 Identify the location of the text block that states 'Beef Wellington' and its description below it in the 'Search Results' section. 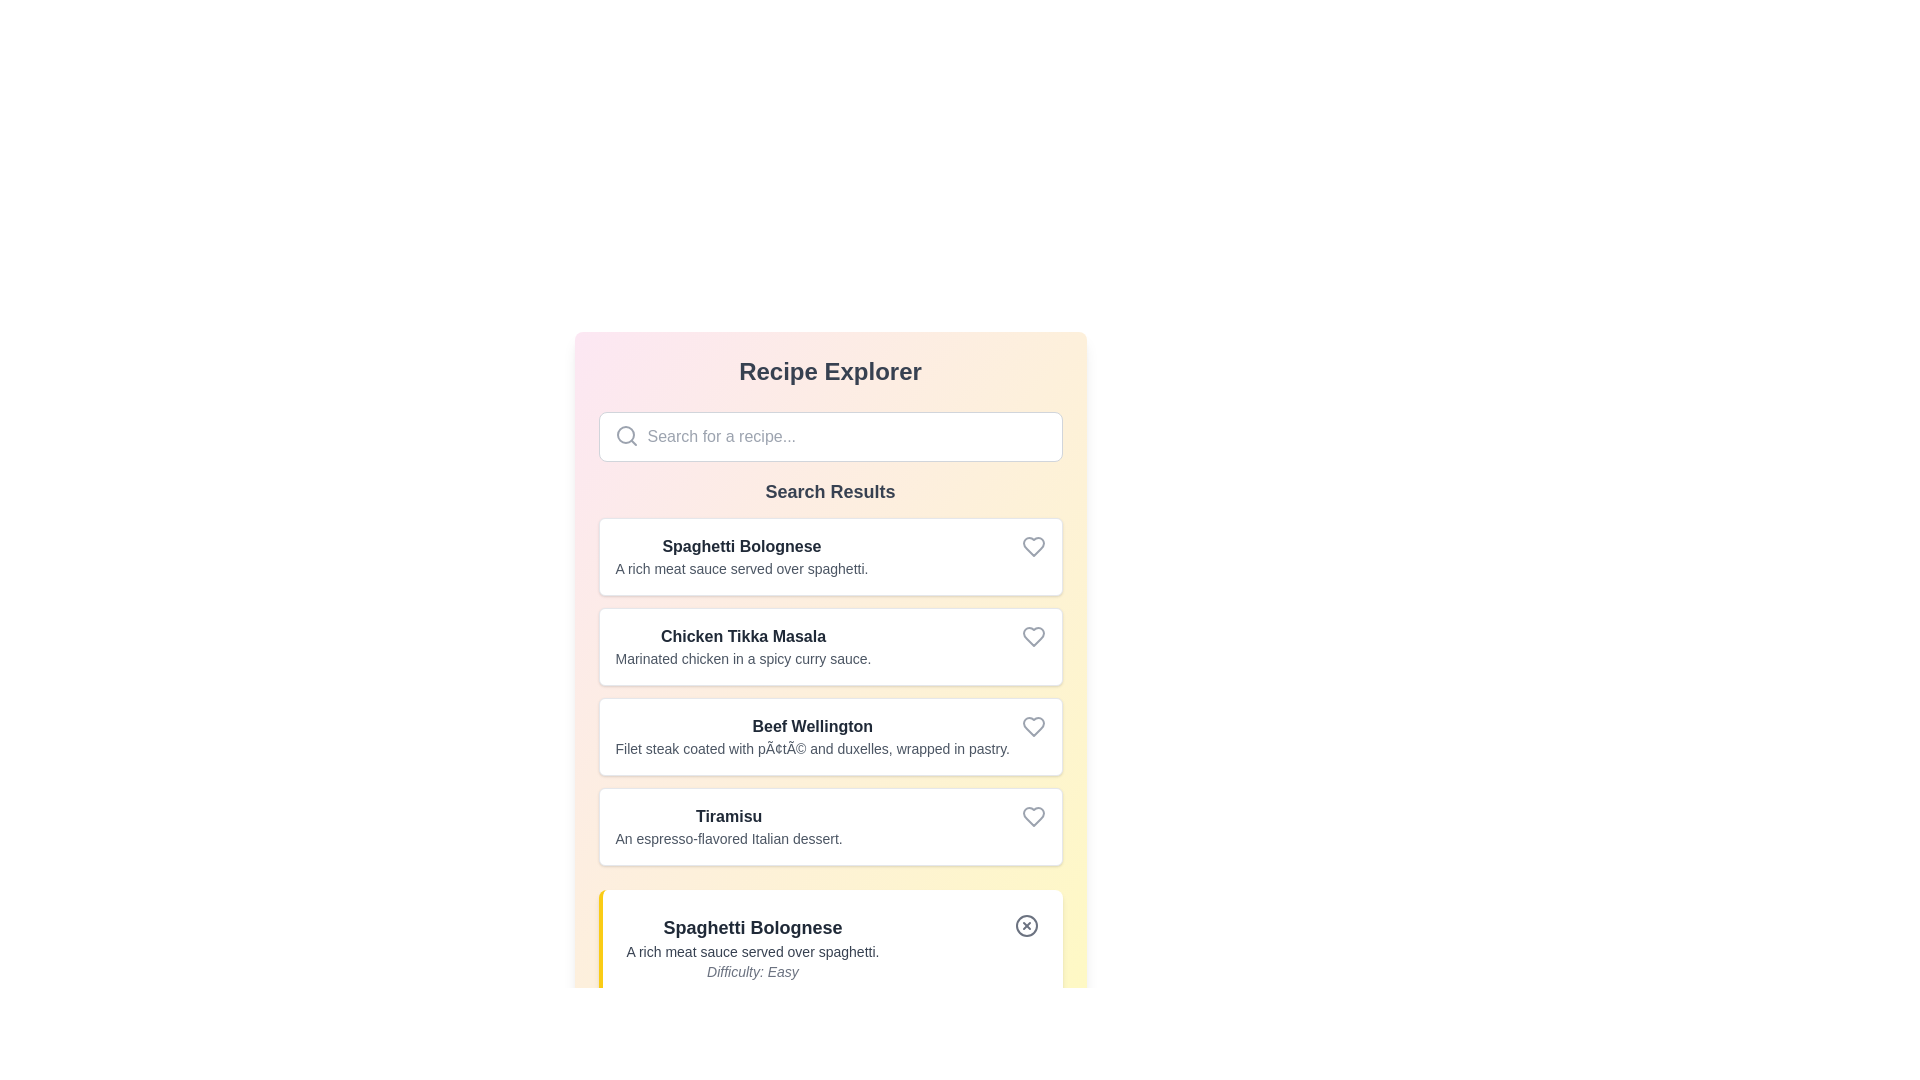
(812, 736).